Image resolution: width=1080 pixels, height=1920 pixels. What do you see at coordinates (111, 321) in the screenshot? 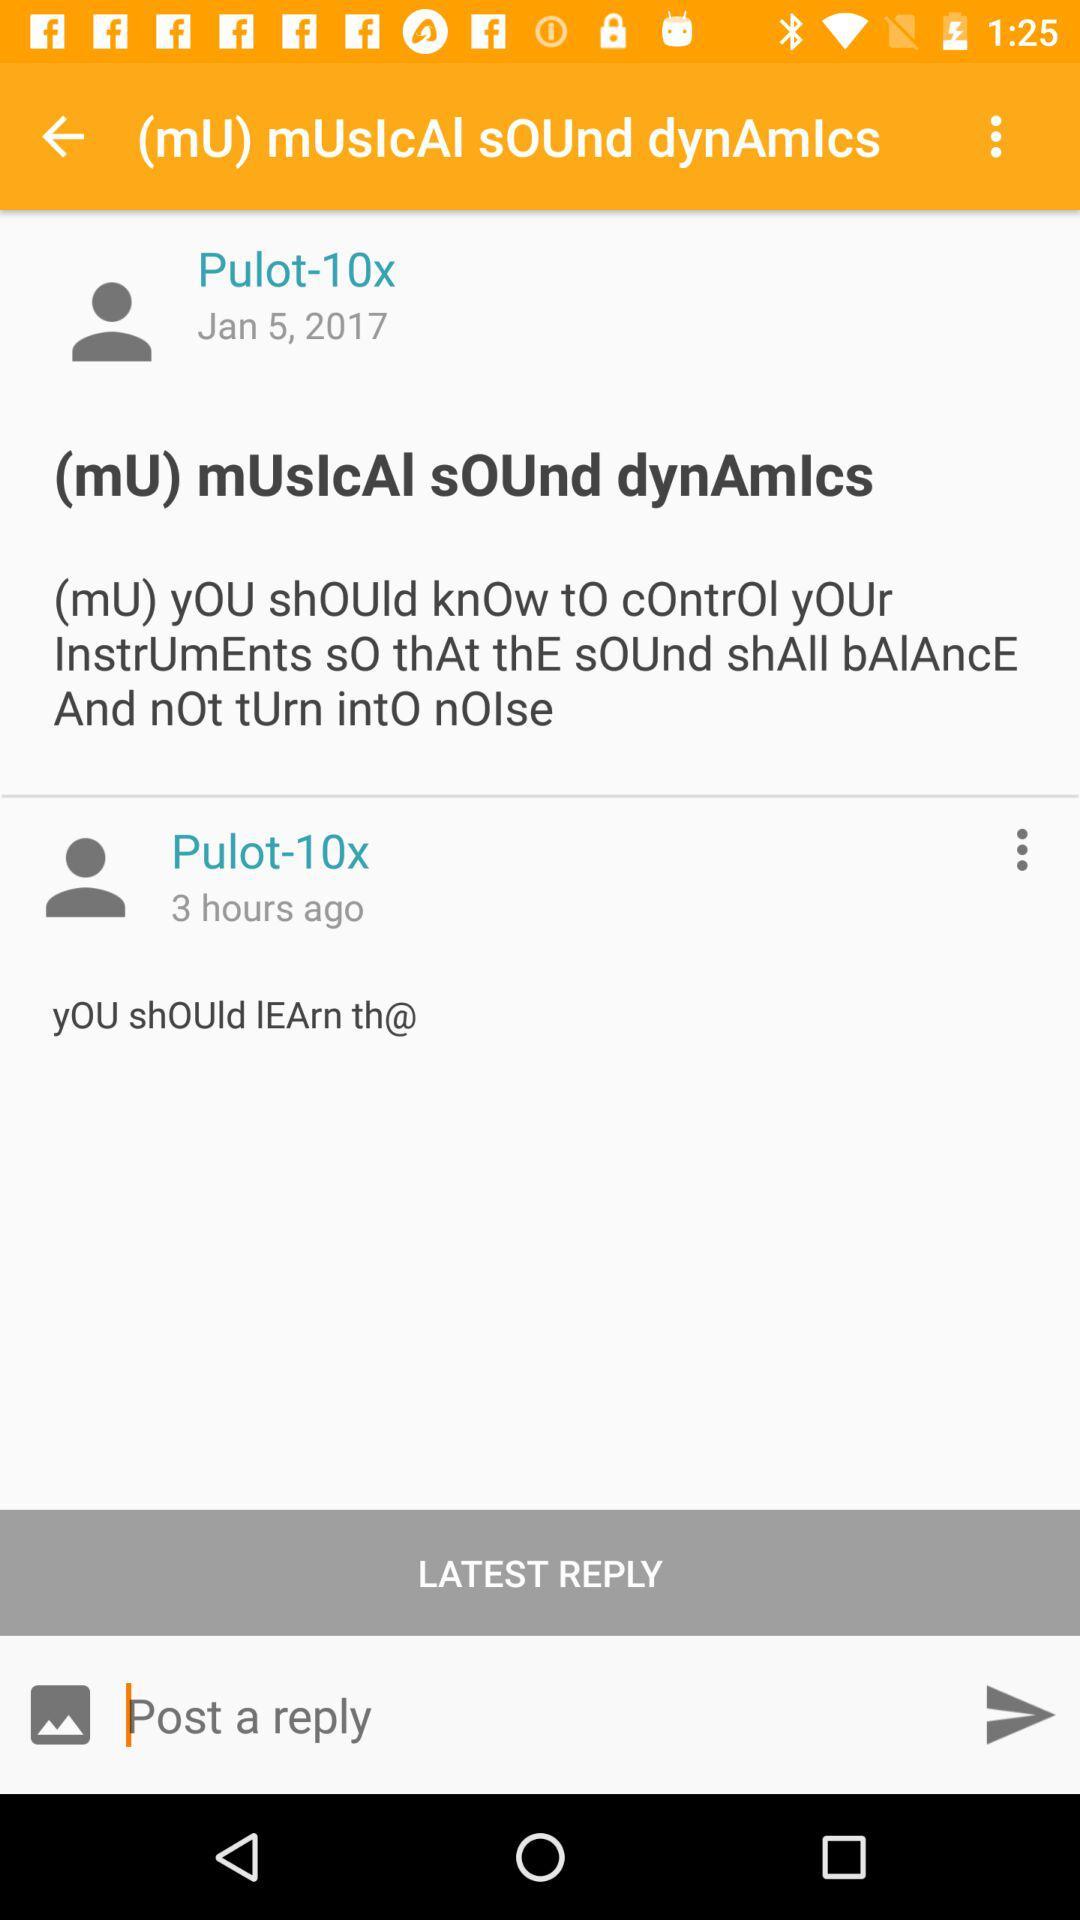
I see `user profile` at bounding box center [111, 321].